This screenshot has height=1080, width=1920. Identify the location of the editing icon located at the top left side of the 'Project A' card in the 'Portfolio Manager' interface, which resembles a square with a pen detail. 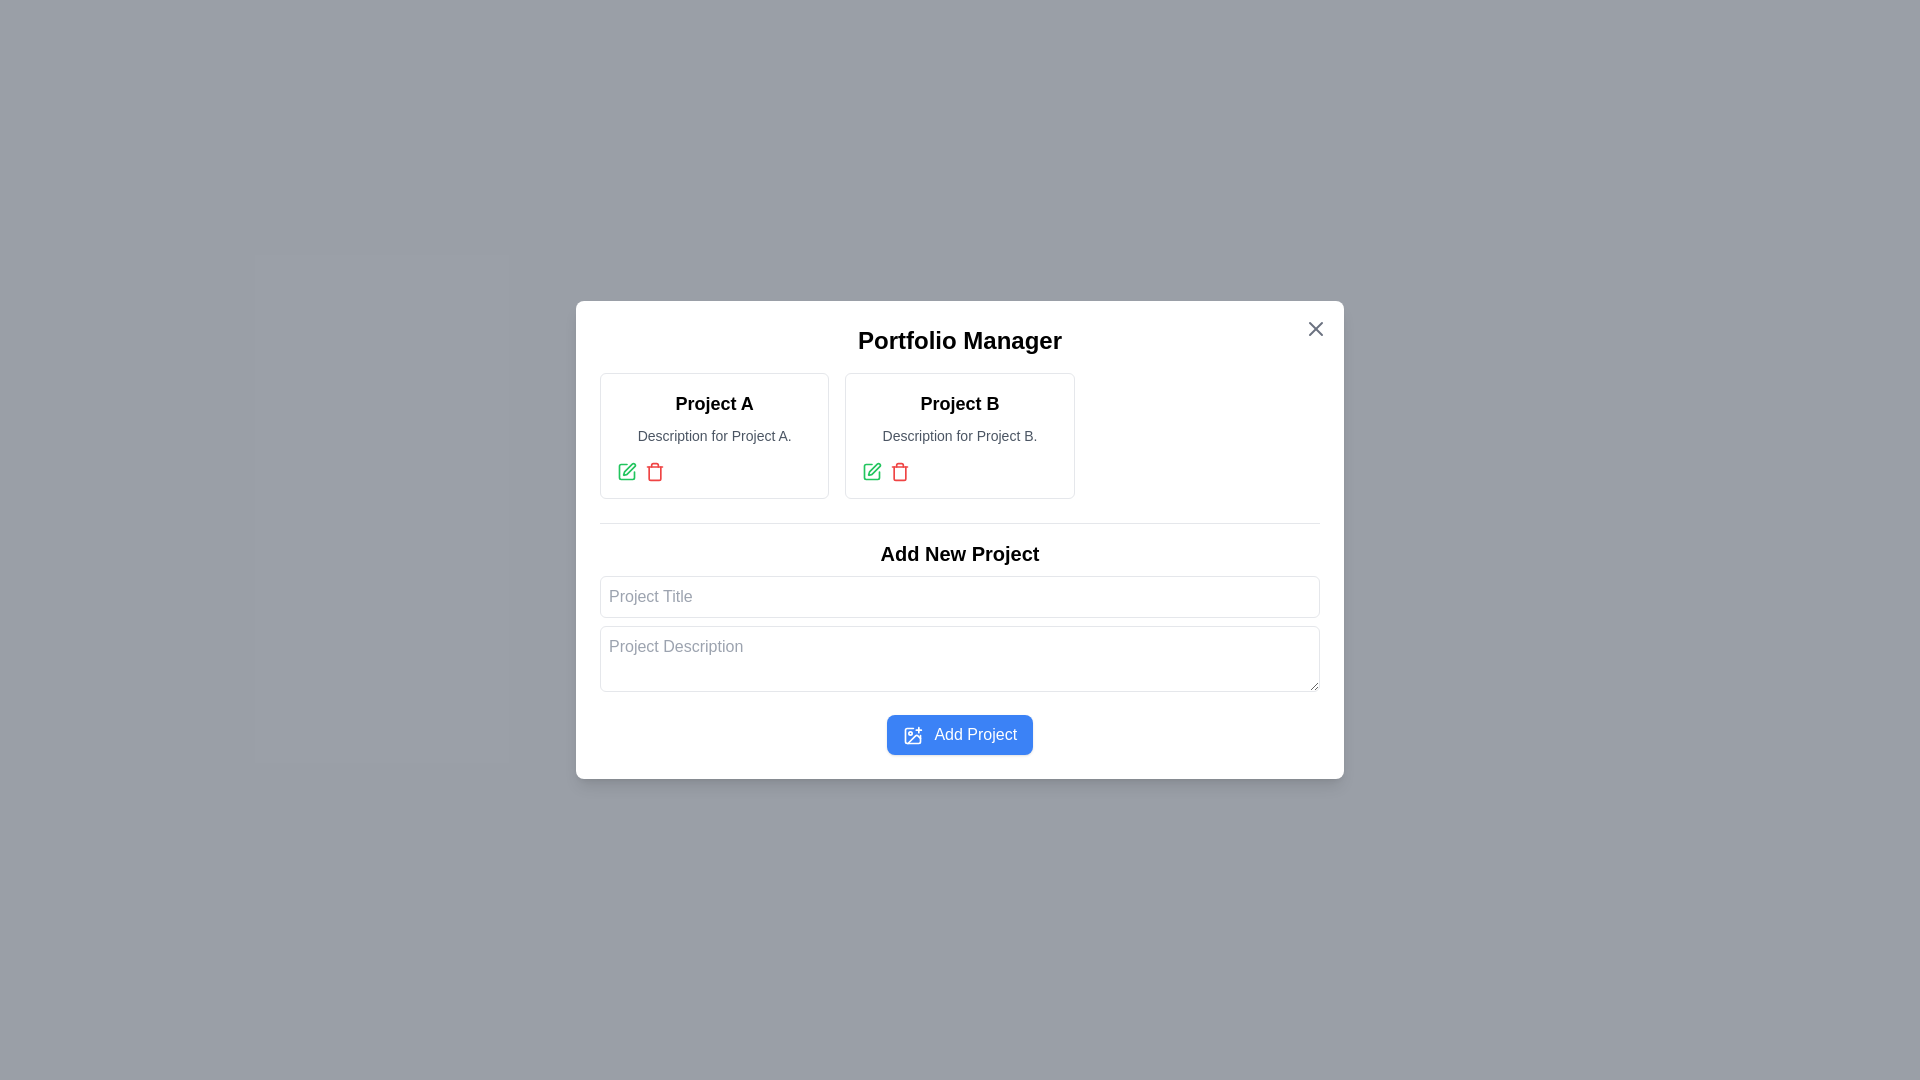
(872, 471).